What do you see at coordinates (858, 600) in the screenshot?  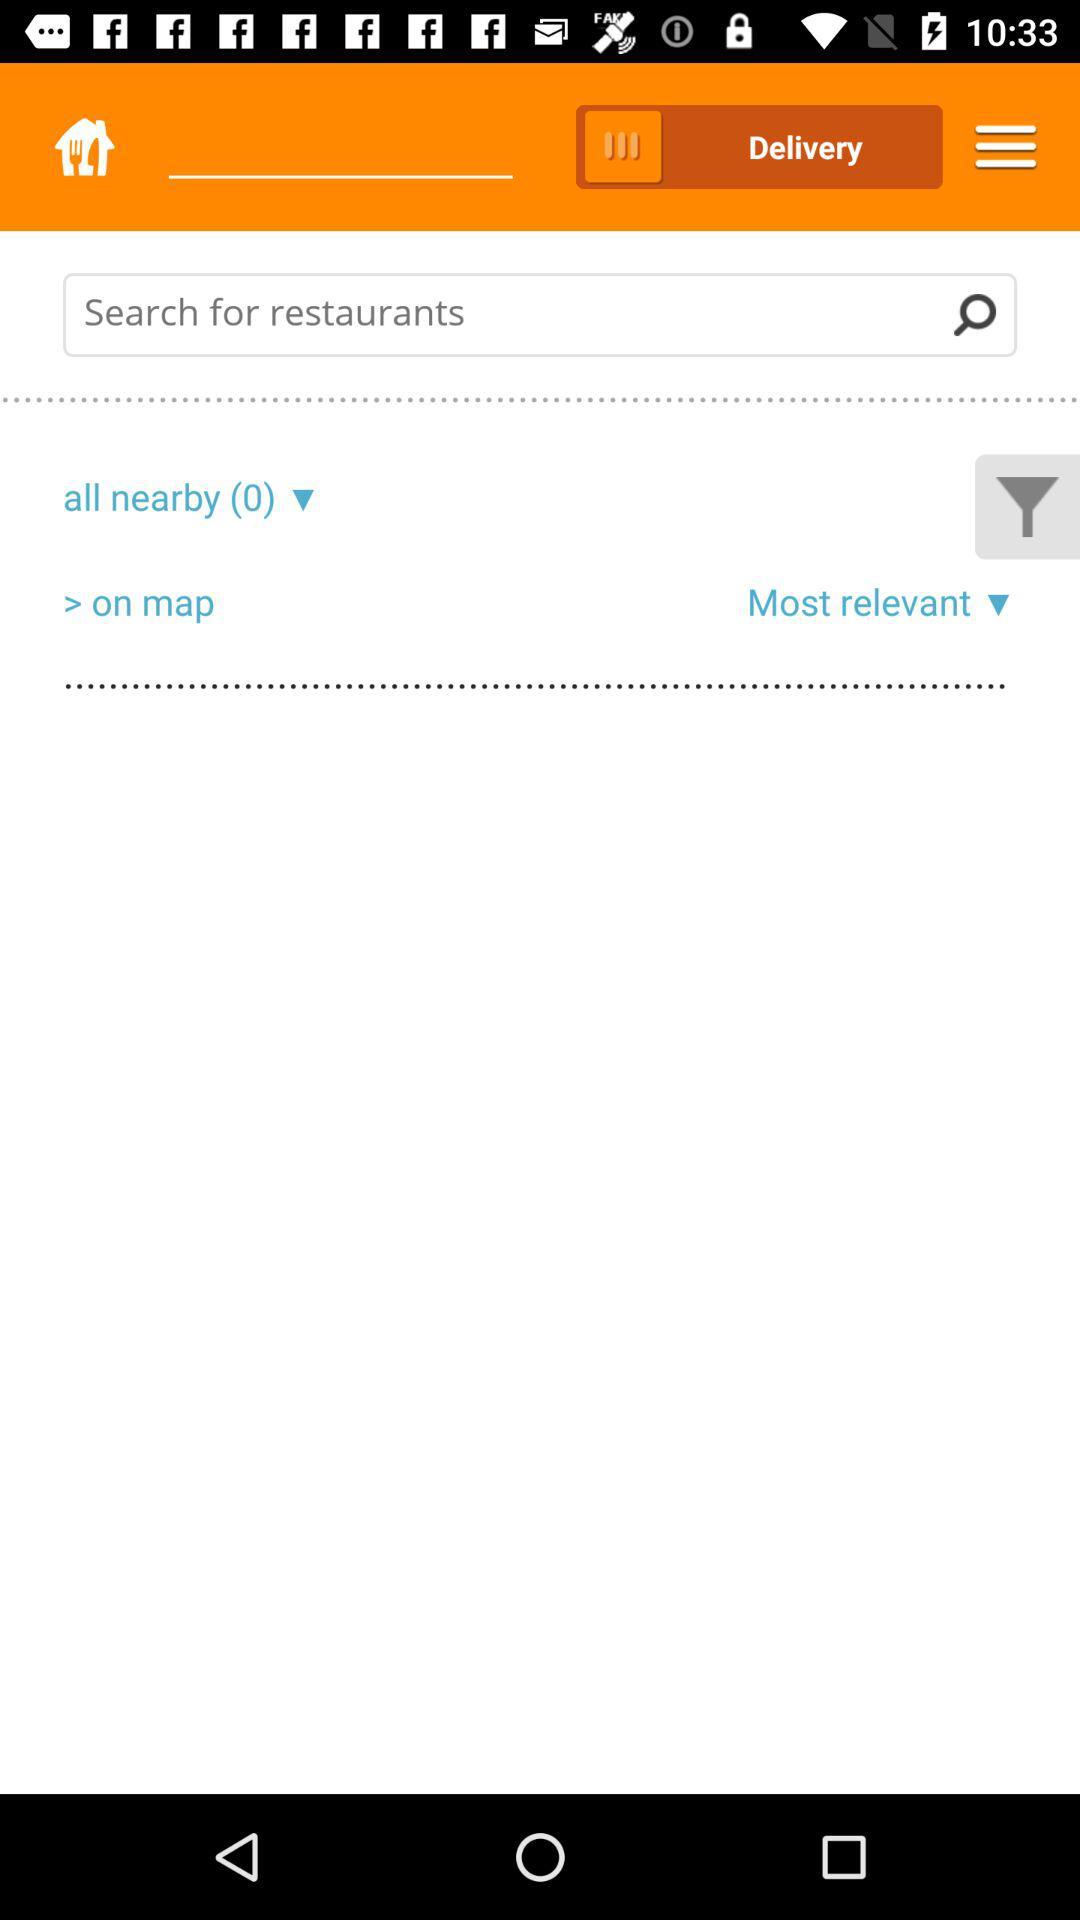 I see `most relevant icon` at bounding box center [858, 600].